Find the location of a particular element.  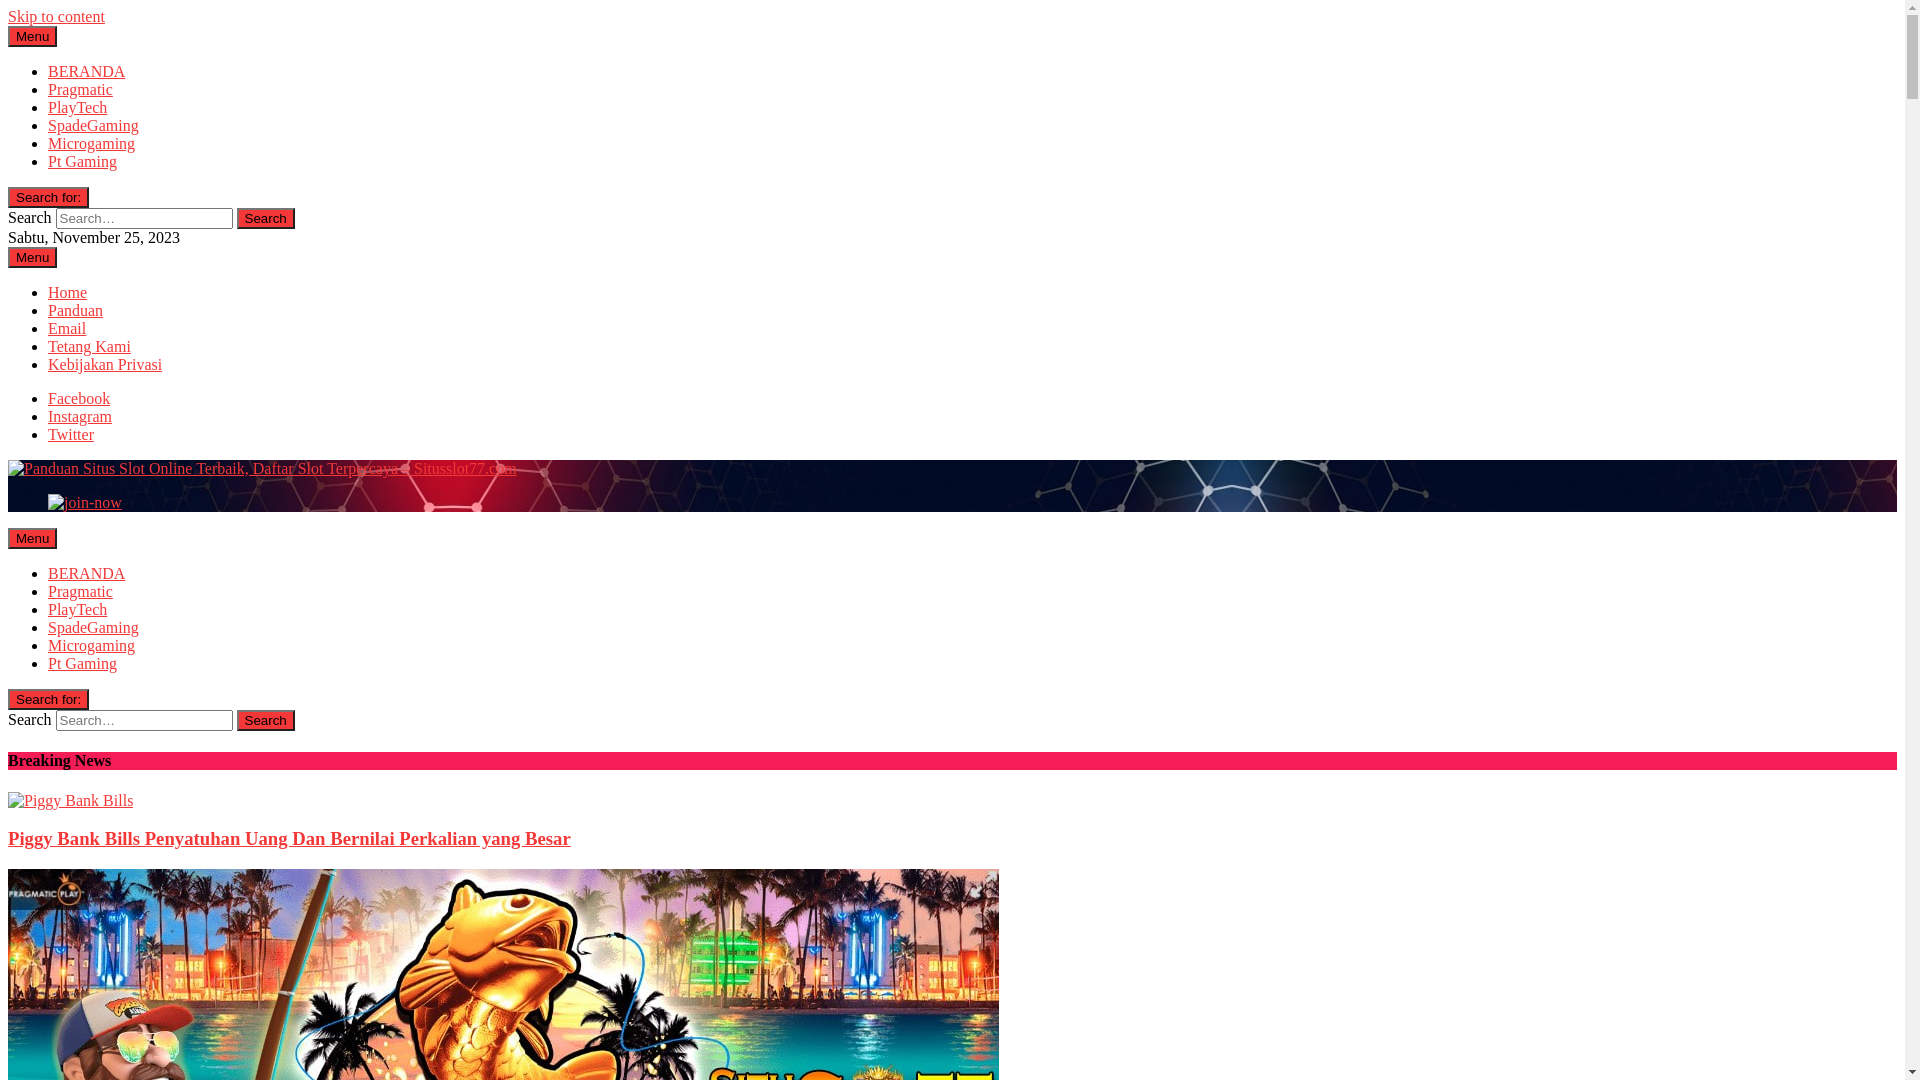

'Pragmatic' is located at coordinates (80, 590).